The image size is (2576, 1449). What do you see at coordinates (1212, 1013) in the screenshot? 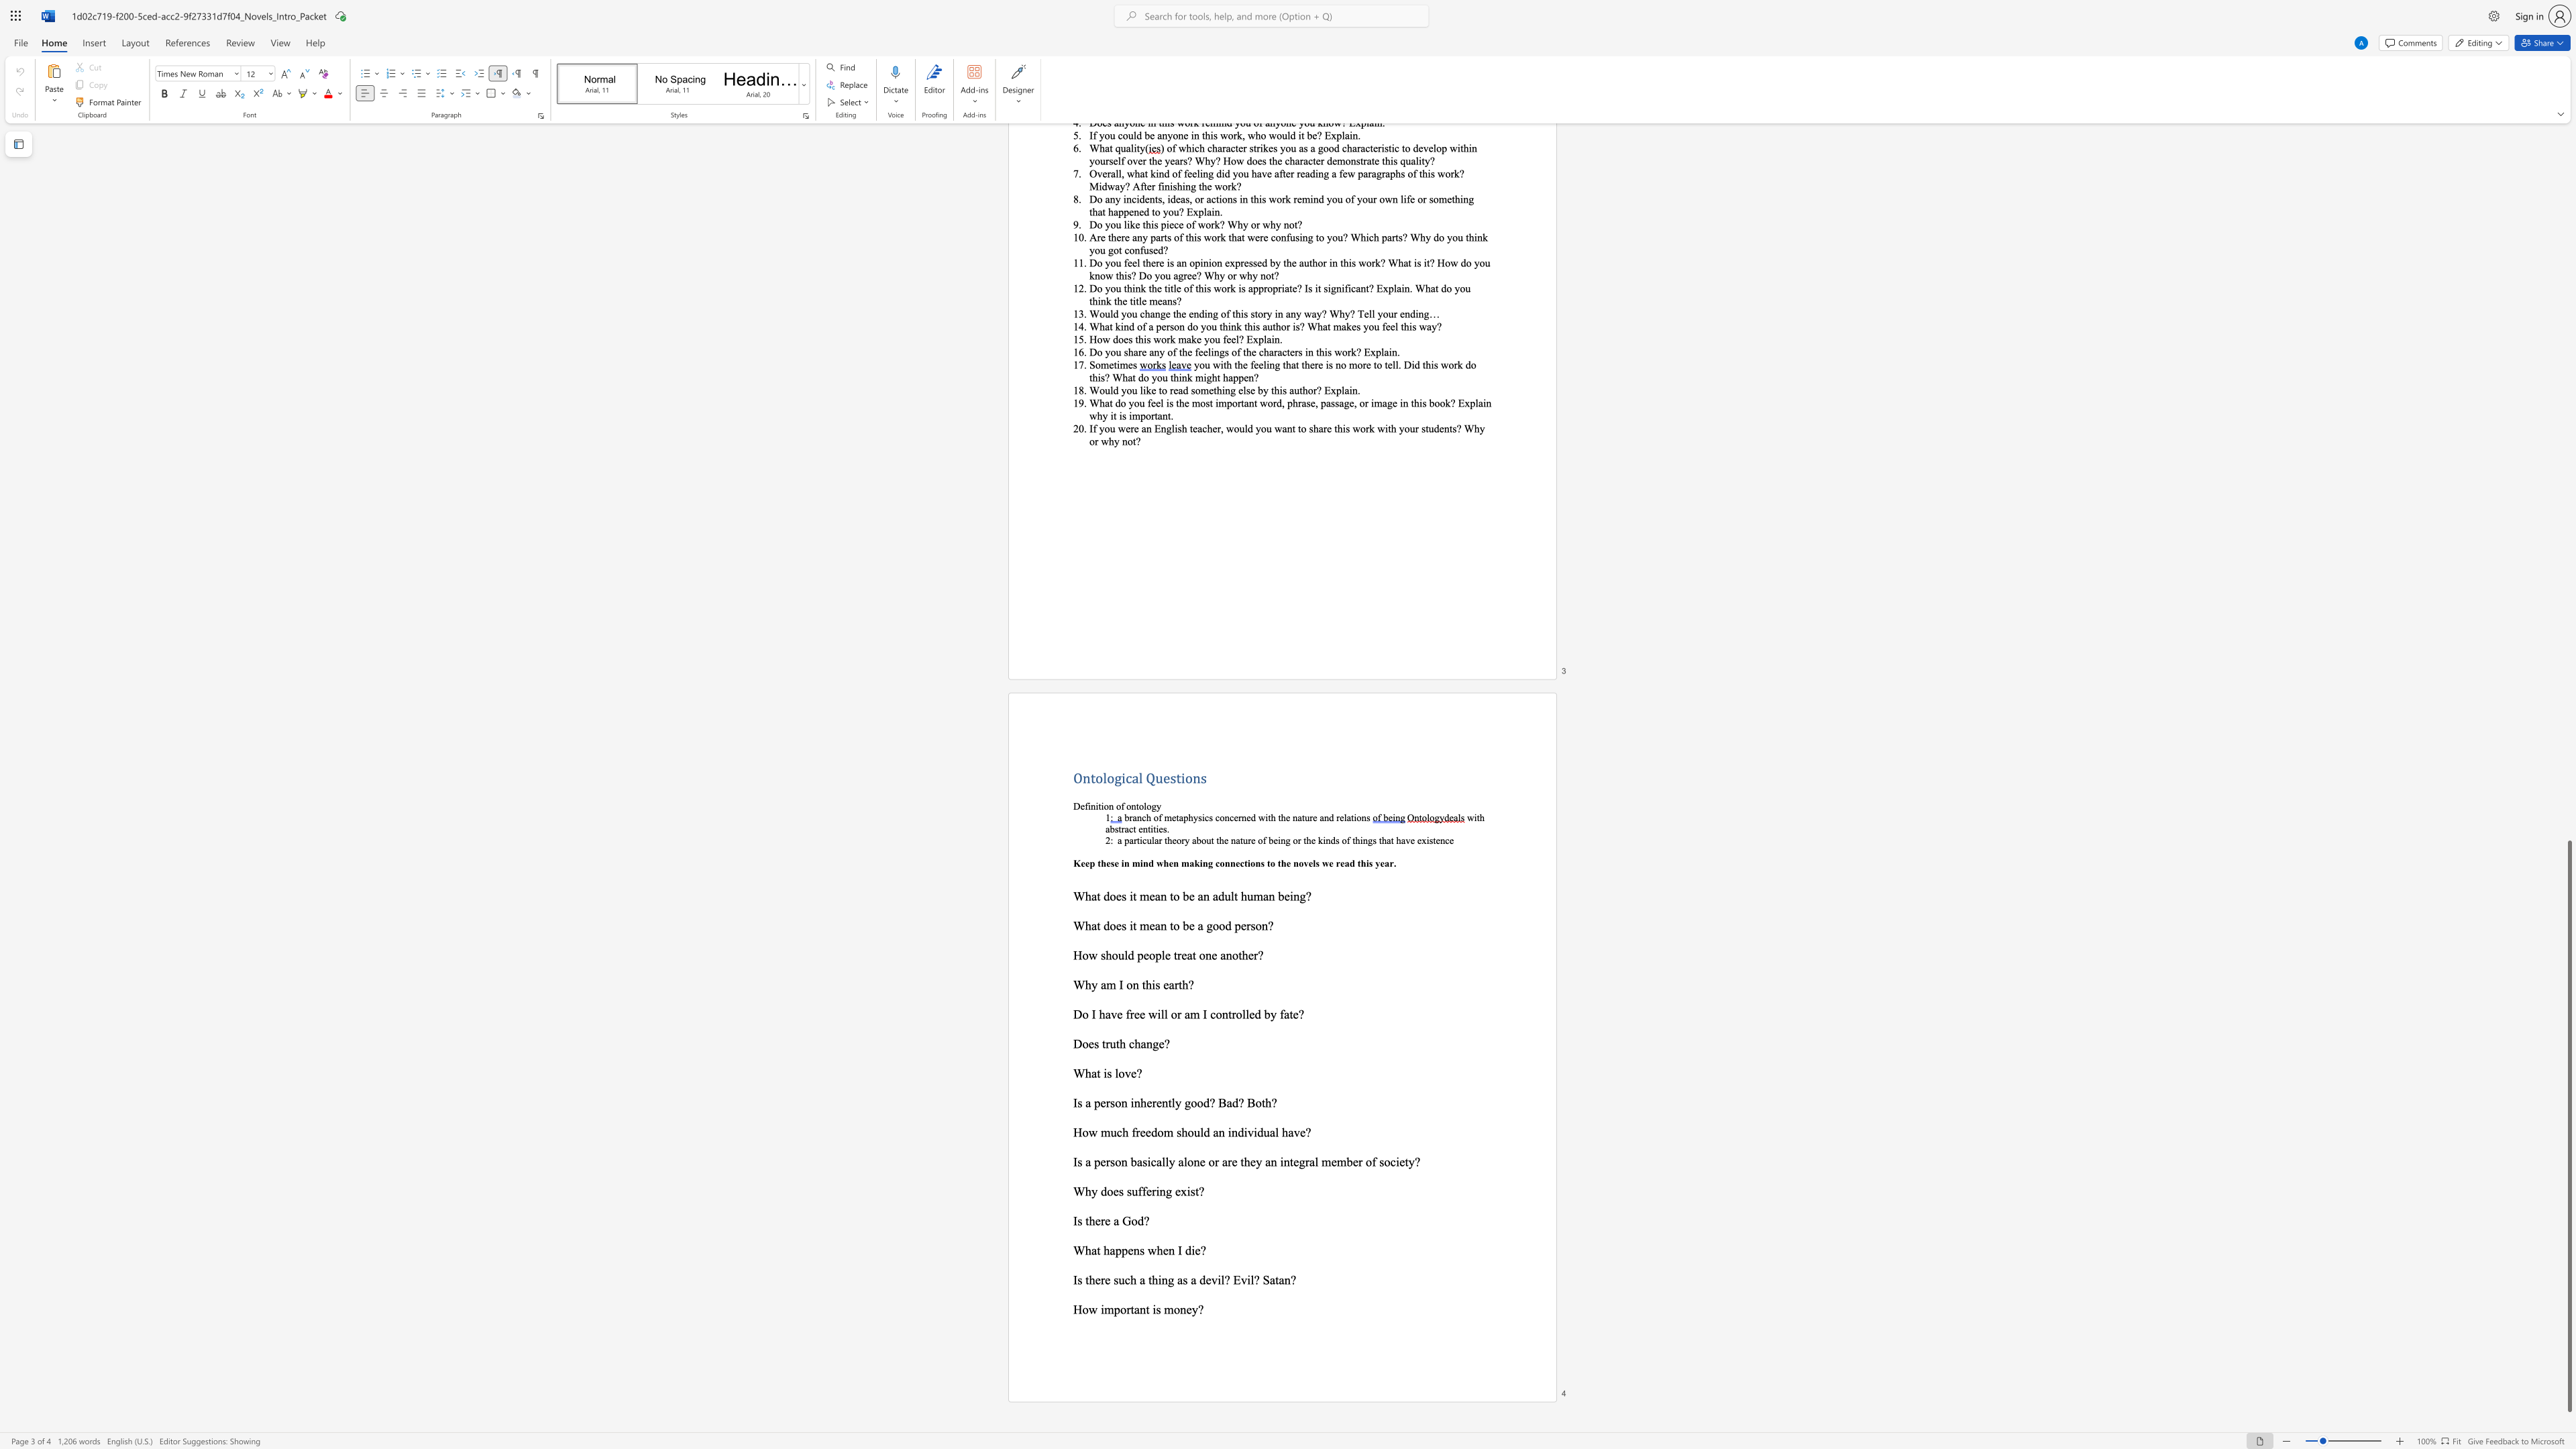
I see `the 1th character "c" in the text` at bounding box center [1212, 1013].